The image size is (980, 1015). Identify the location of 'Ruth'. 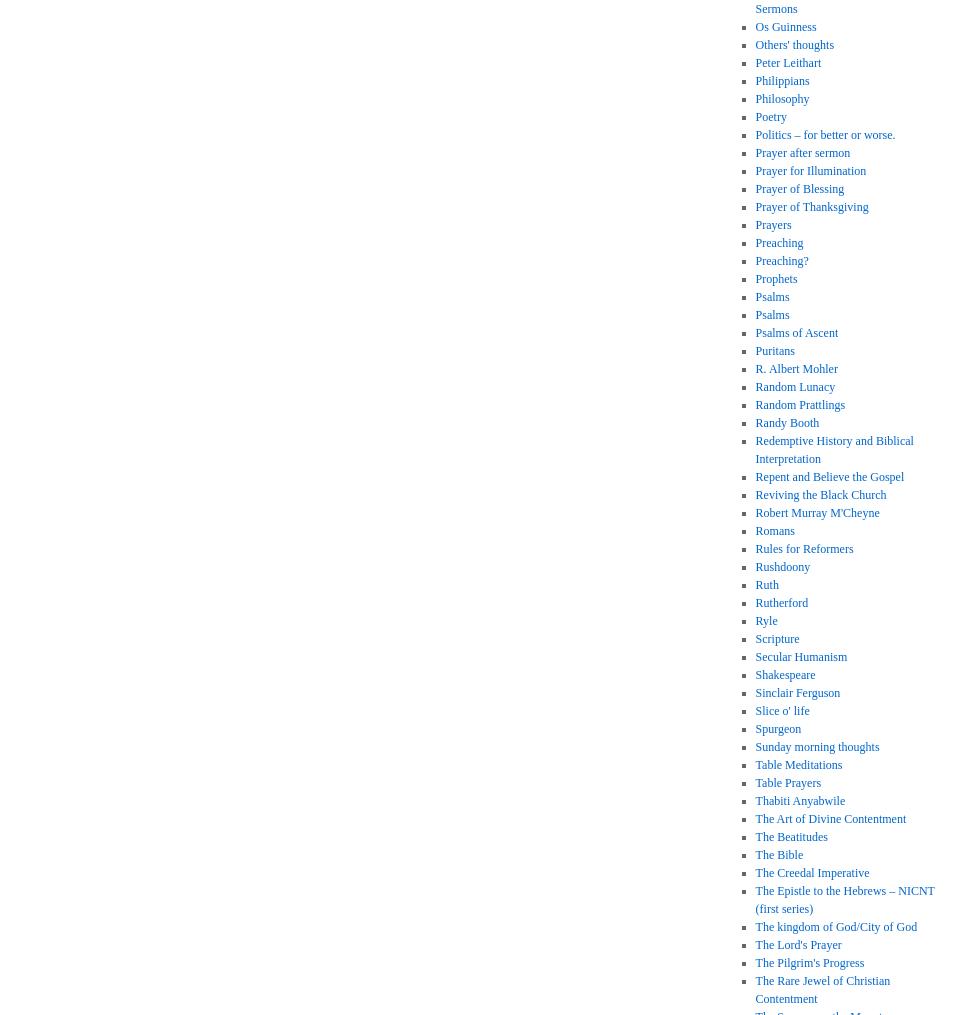
(766, 584).